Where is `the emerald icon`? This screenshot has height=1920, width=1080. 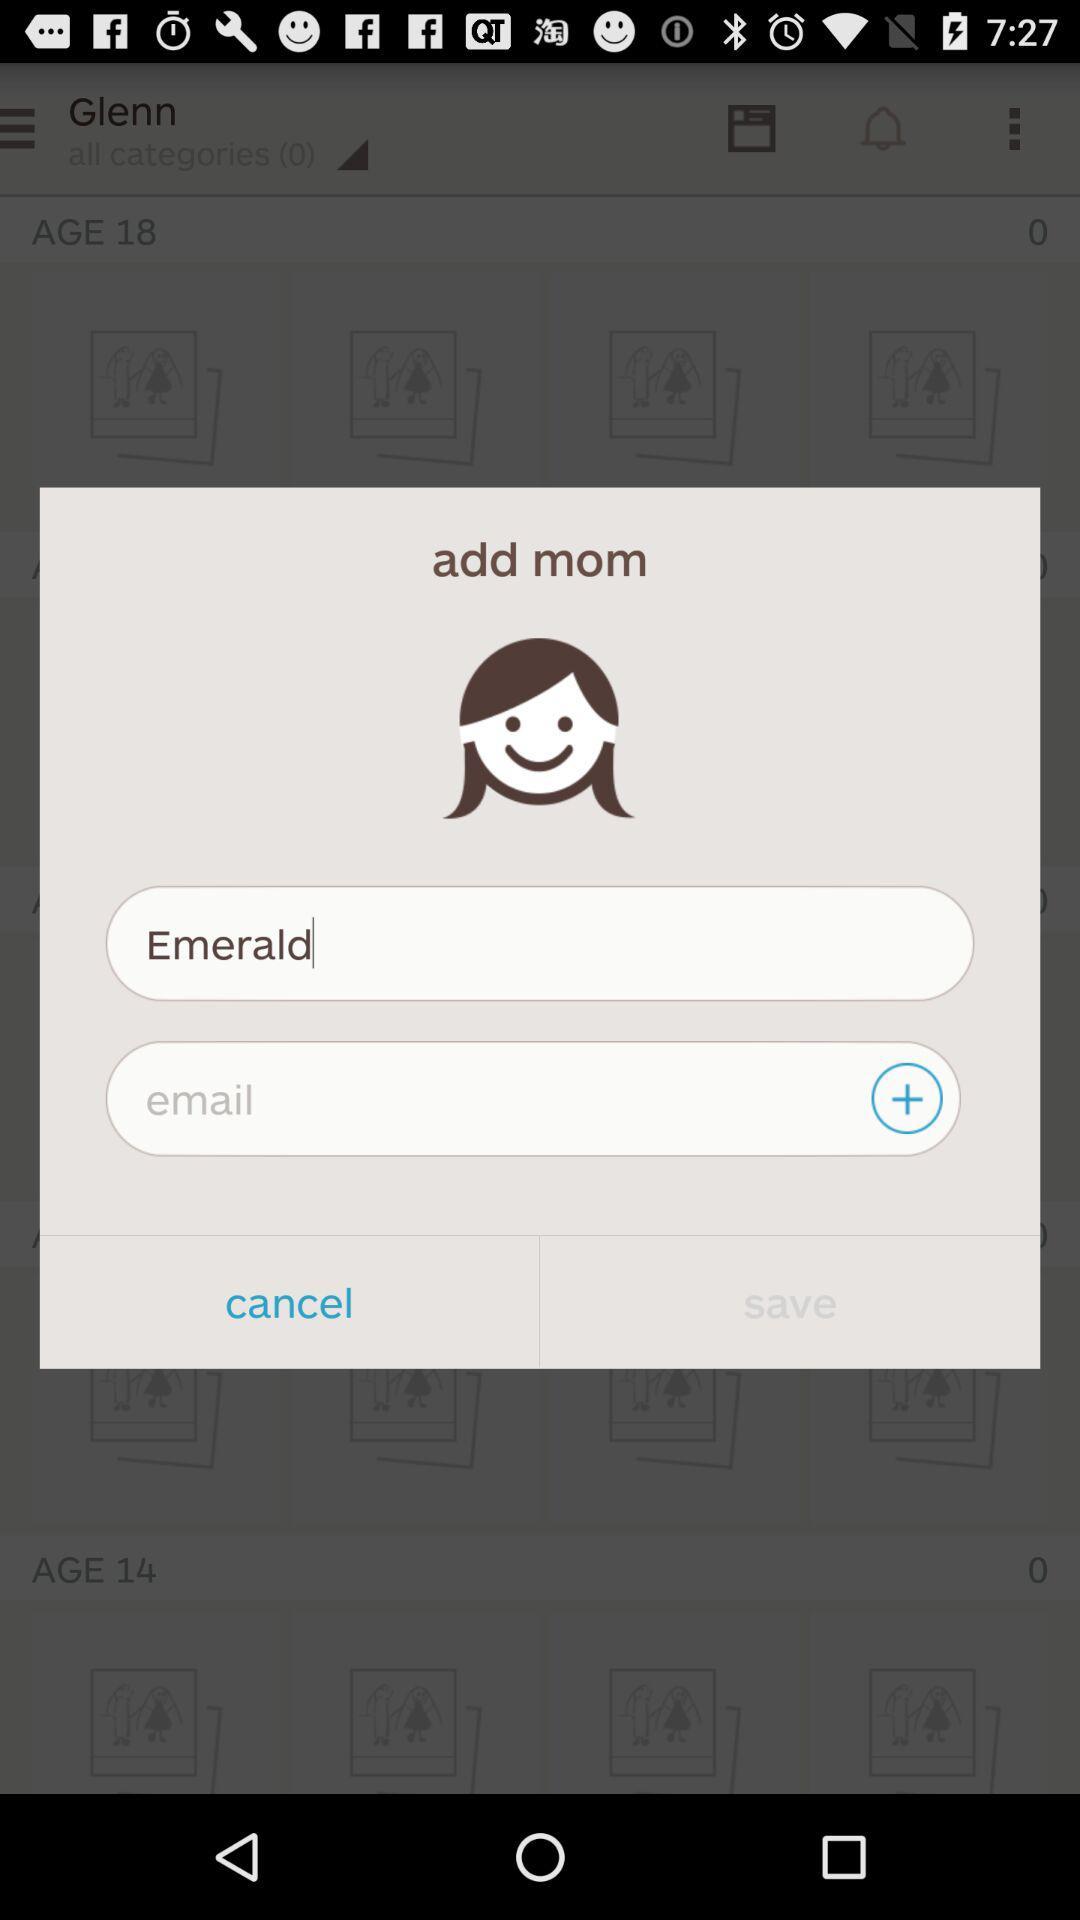 the emerald icon is located at coordinates (540, 942).